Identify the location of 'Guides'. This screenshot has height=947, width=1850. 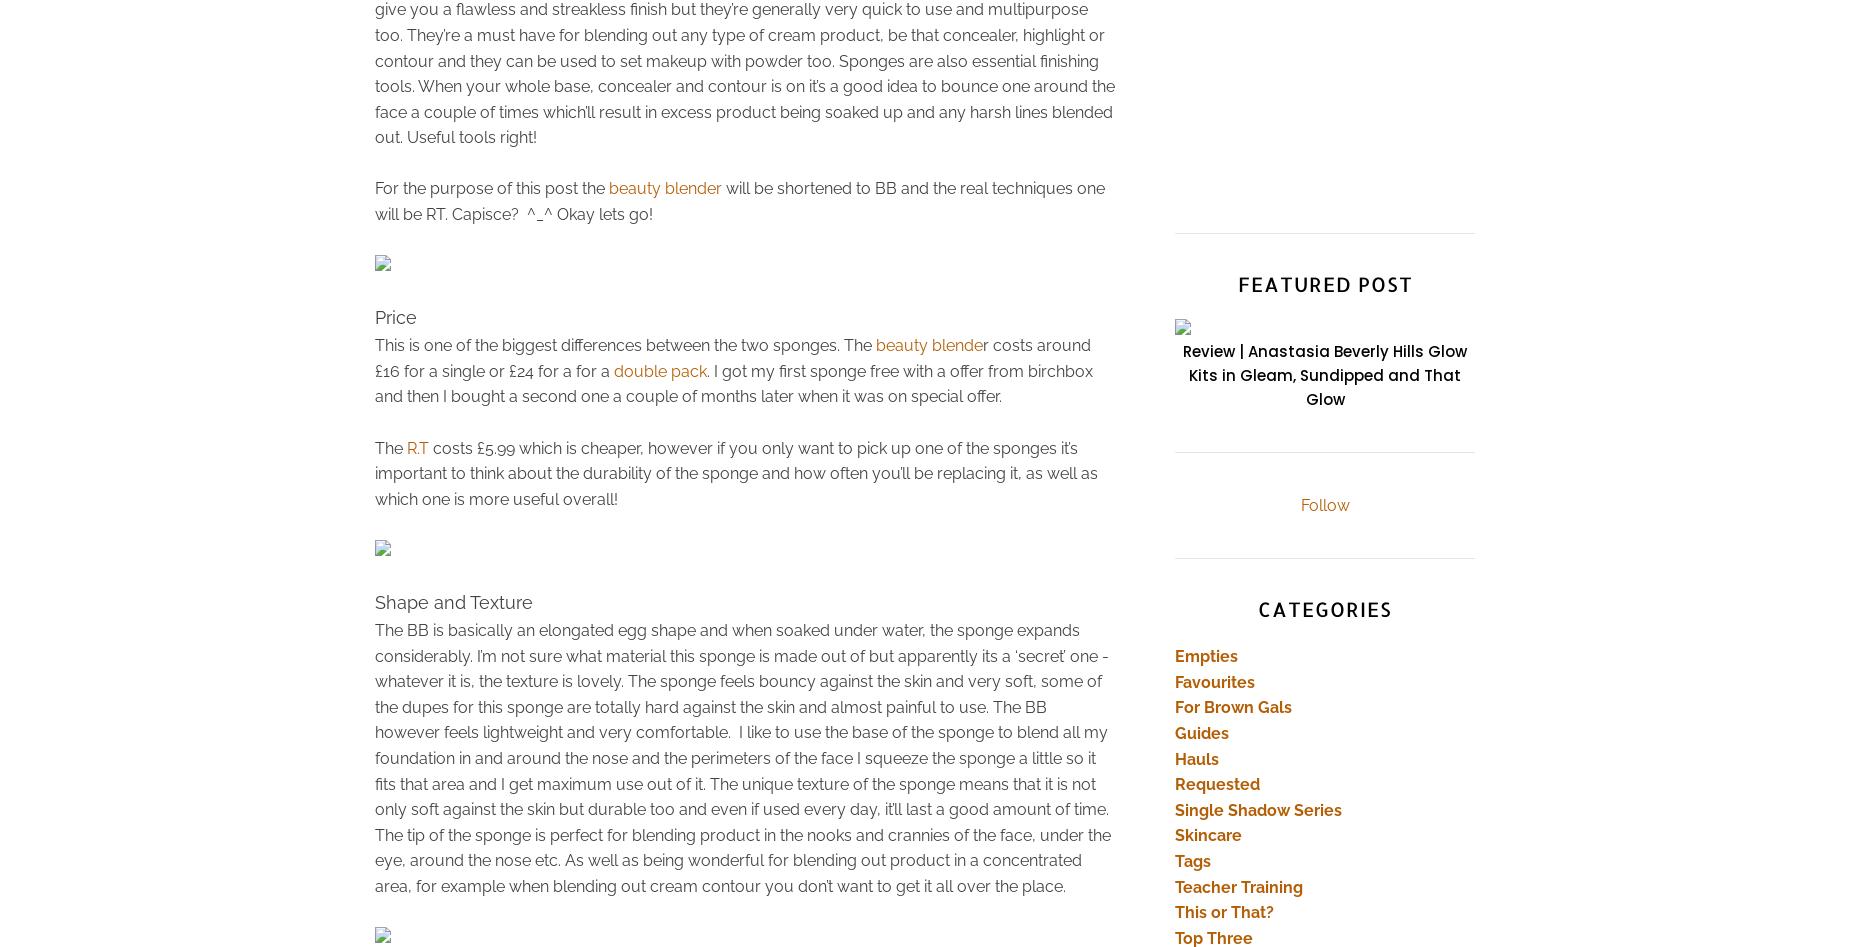
(1173, 731).